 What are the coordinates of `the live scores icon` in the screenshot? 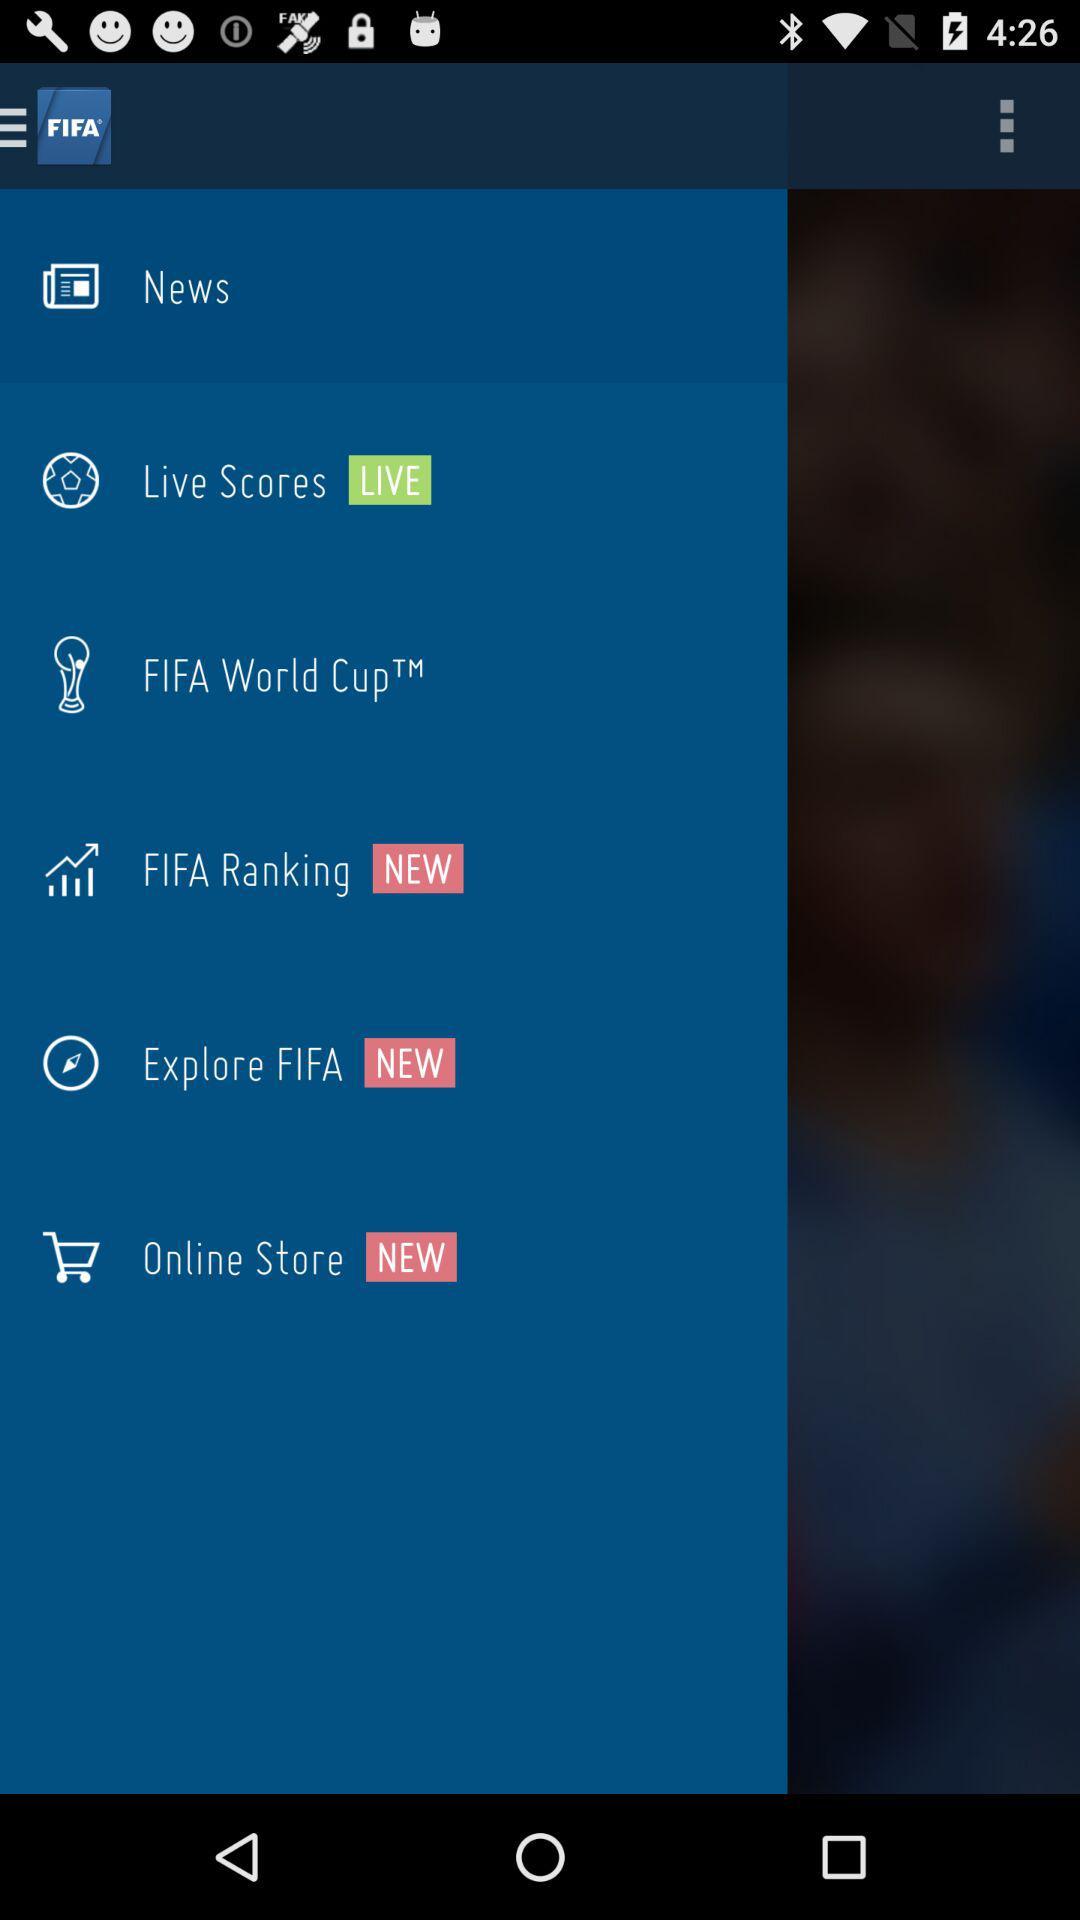 It's located at (233, 480).